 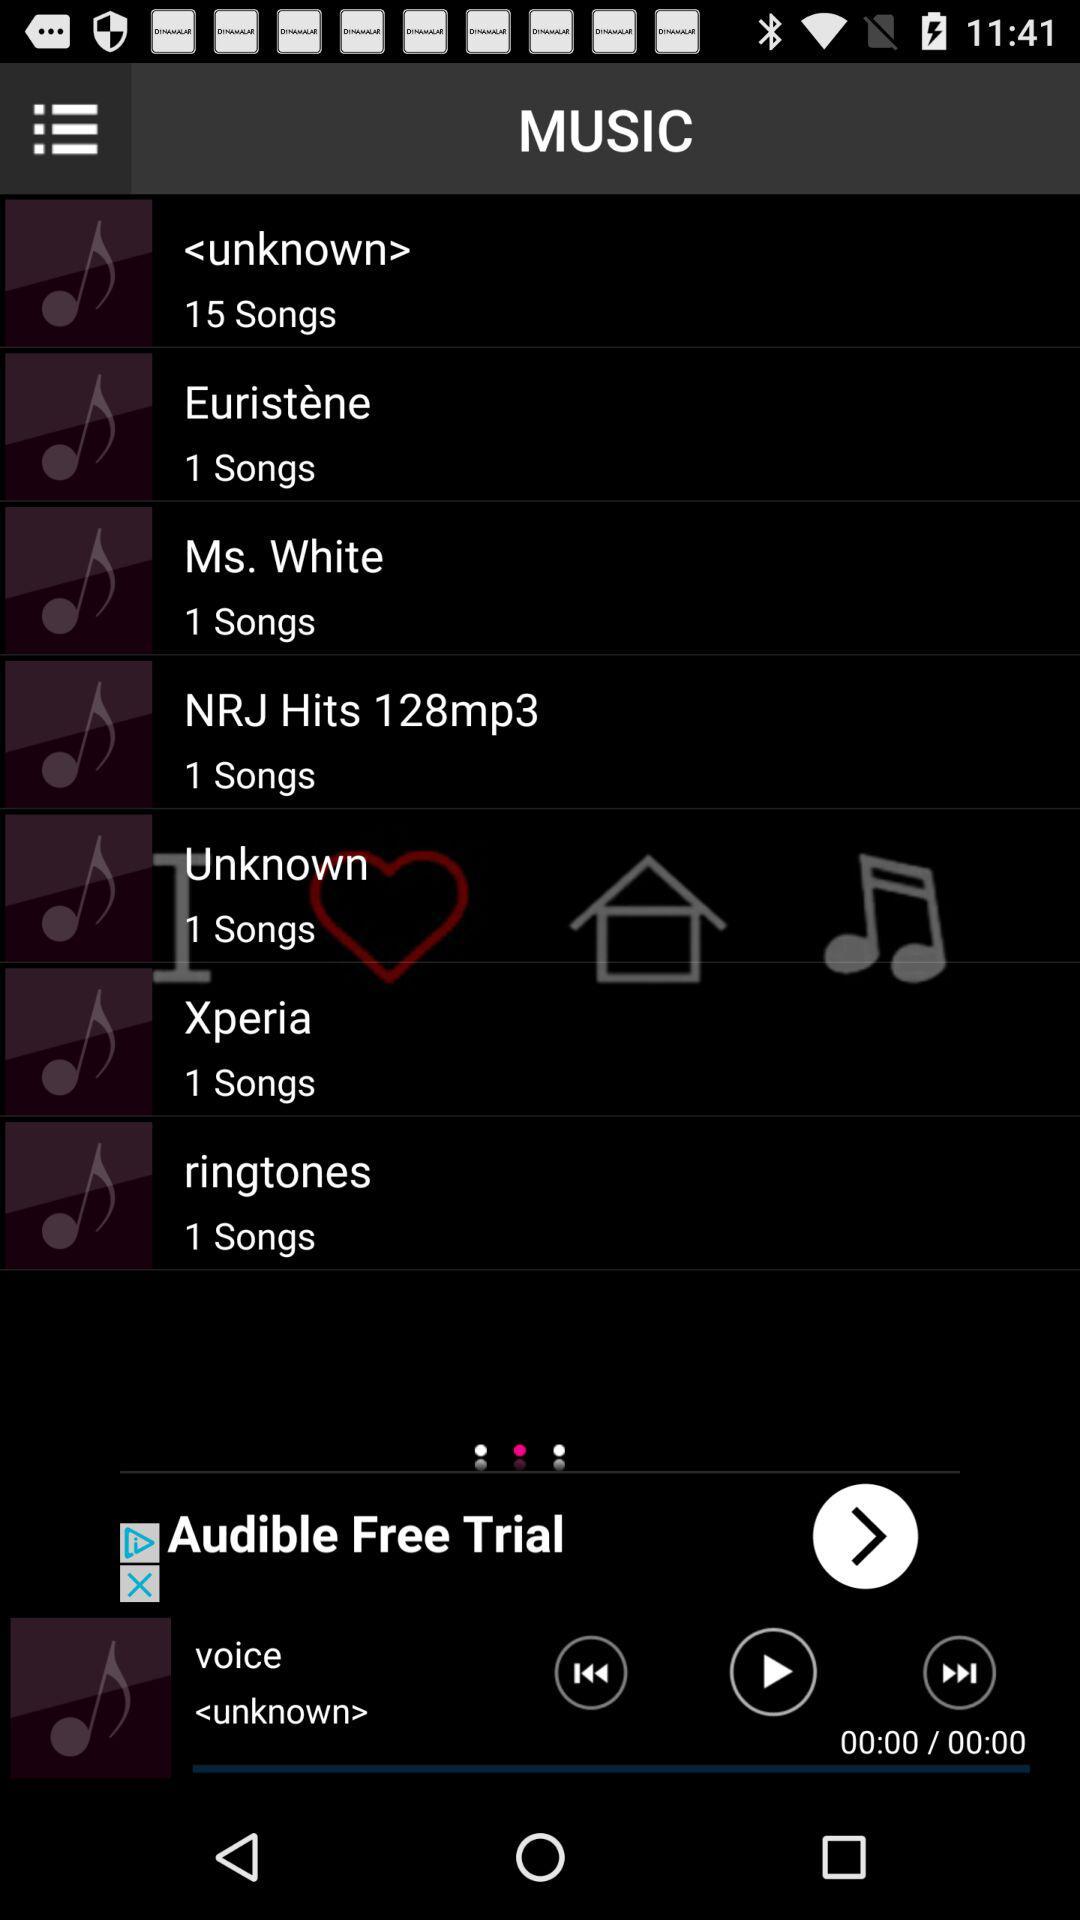 What do you see at coordinates (971, 1680) in the screenshot?
I see `skip` at bounding box center [971, 1680].